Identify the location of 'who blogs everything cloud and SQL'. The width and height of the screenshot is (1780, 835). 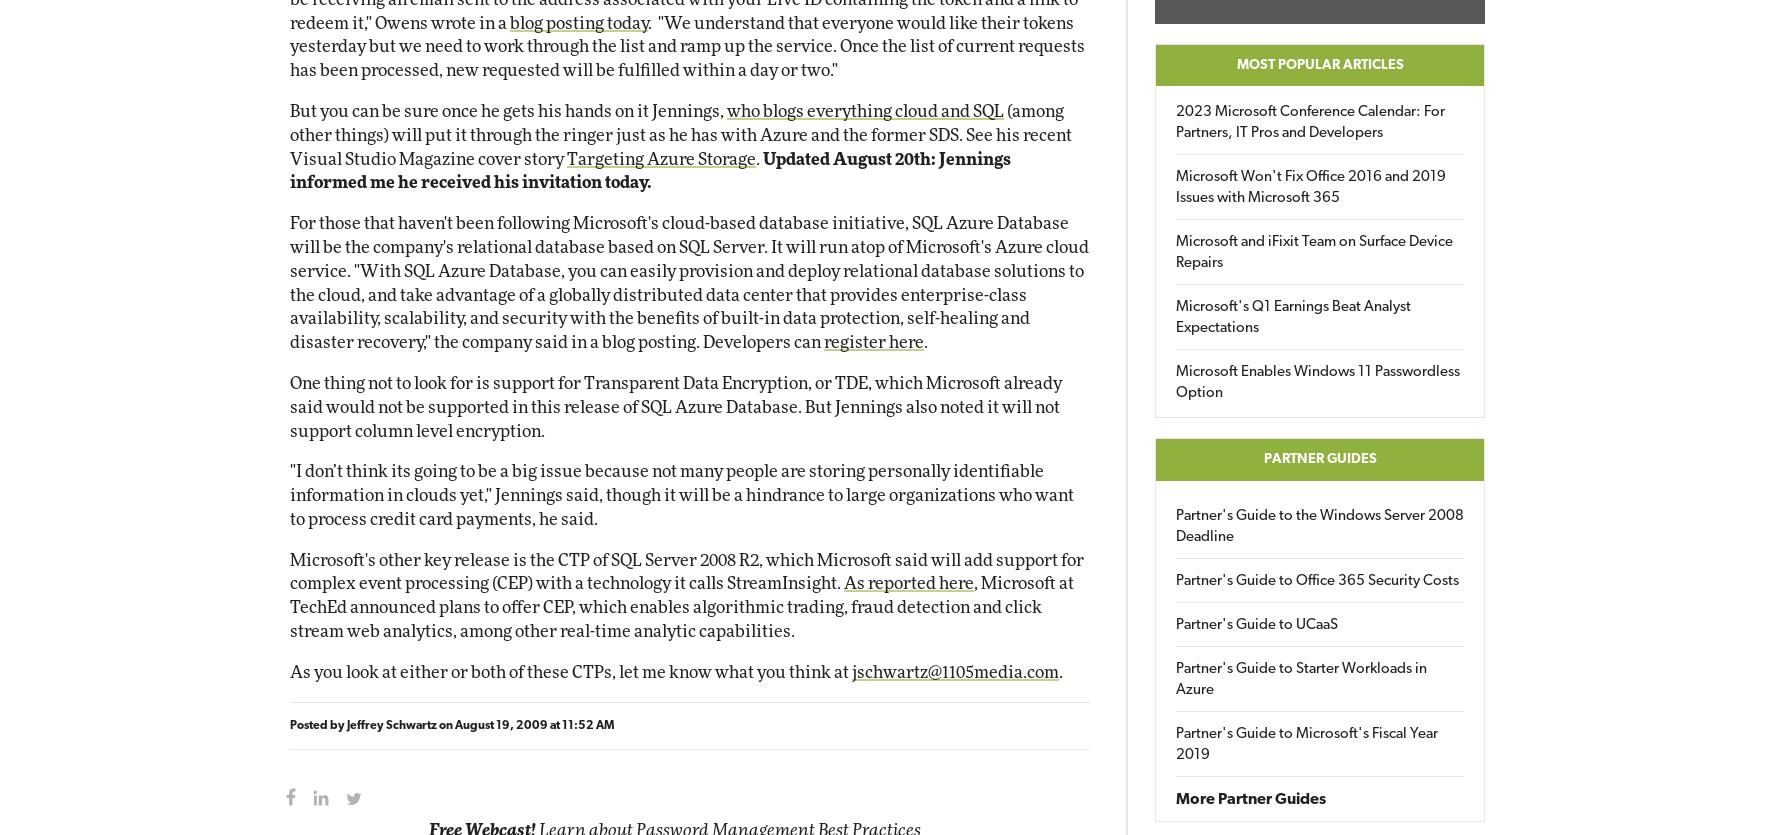
(725, 109).